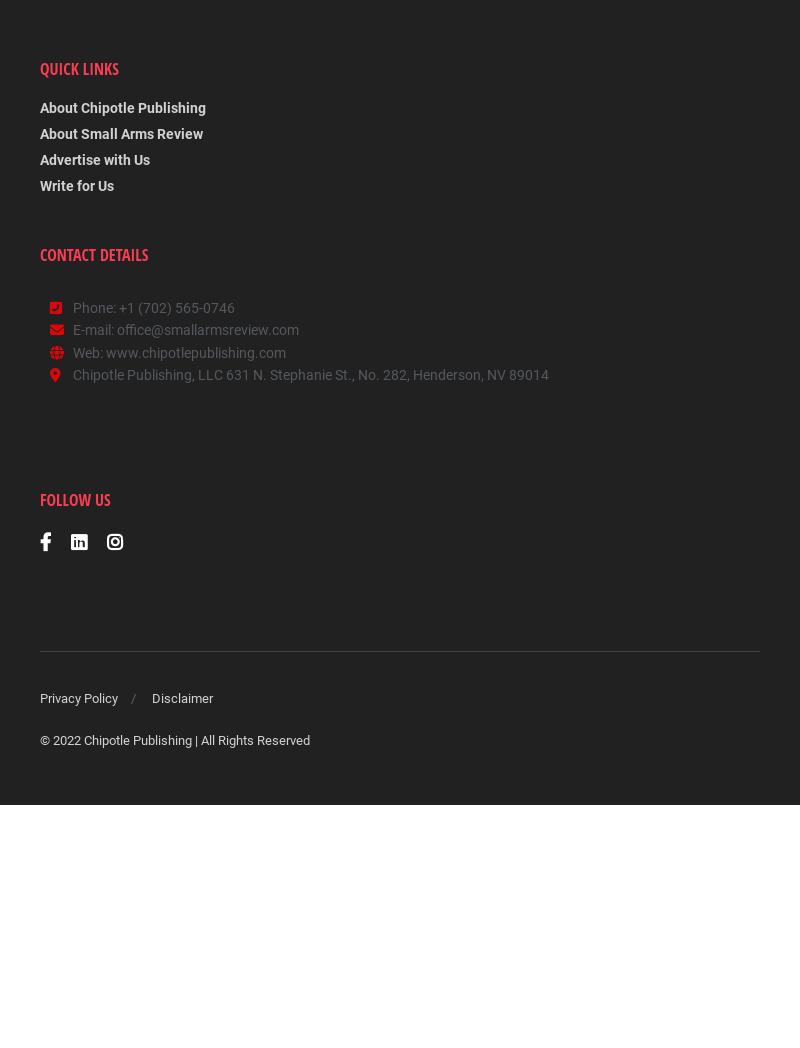  I want to click on 'QUICK LINKS', so click(79, 70).